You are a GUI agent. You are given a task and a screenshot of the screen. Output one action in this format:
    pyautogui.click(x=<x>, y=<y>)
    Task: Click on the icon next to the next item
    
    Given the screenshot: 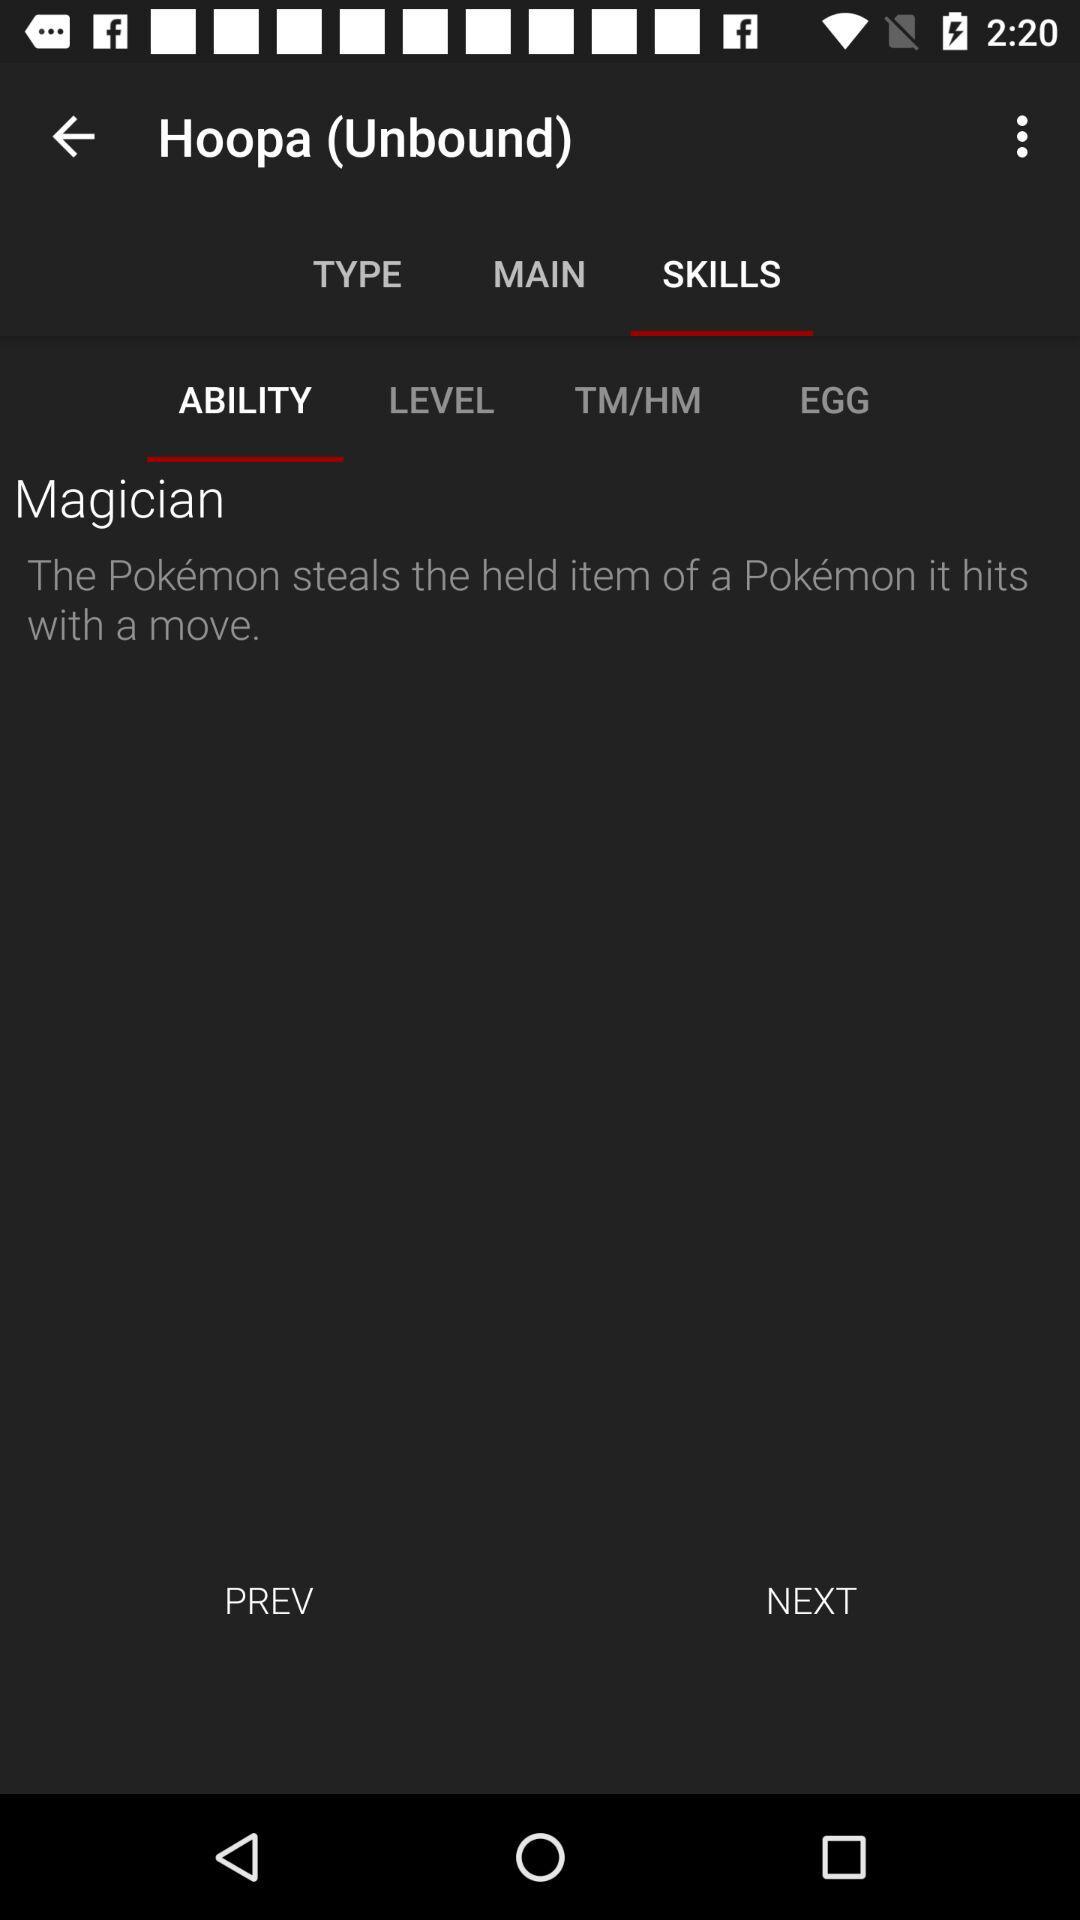 What is the action you would take?
    pyautogui.click(x=267, y=1598)
    